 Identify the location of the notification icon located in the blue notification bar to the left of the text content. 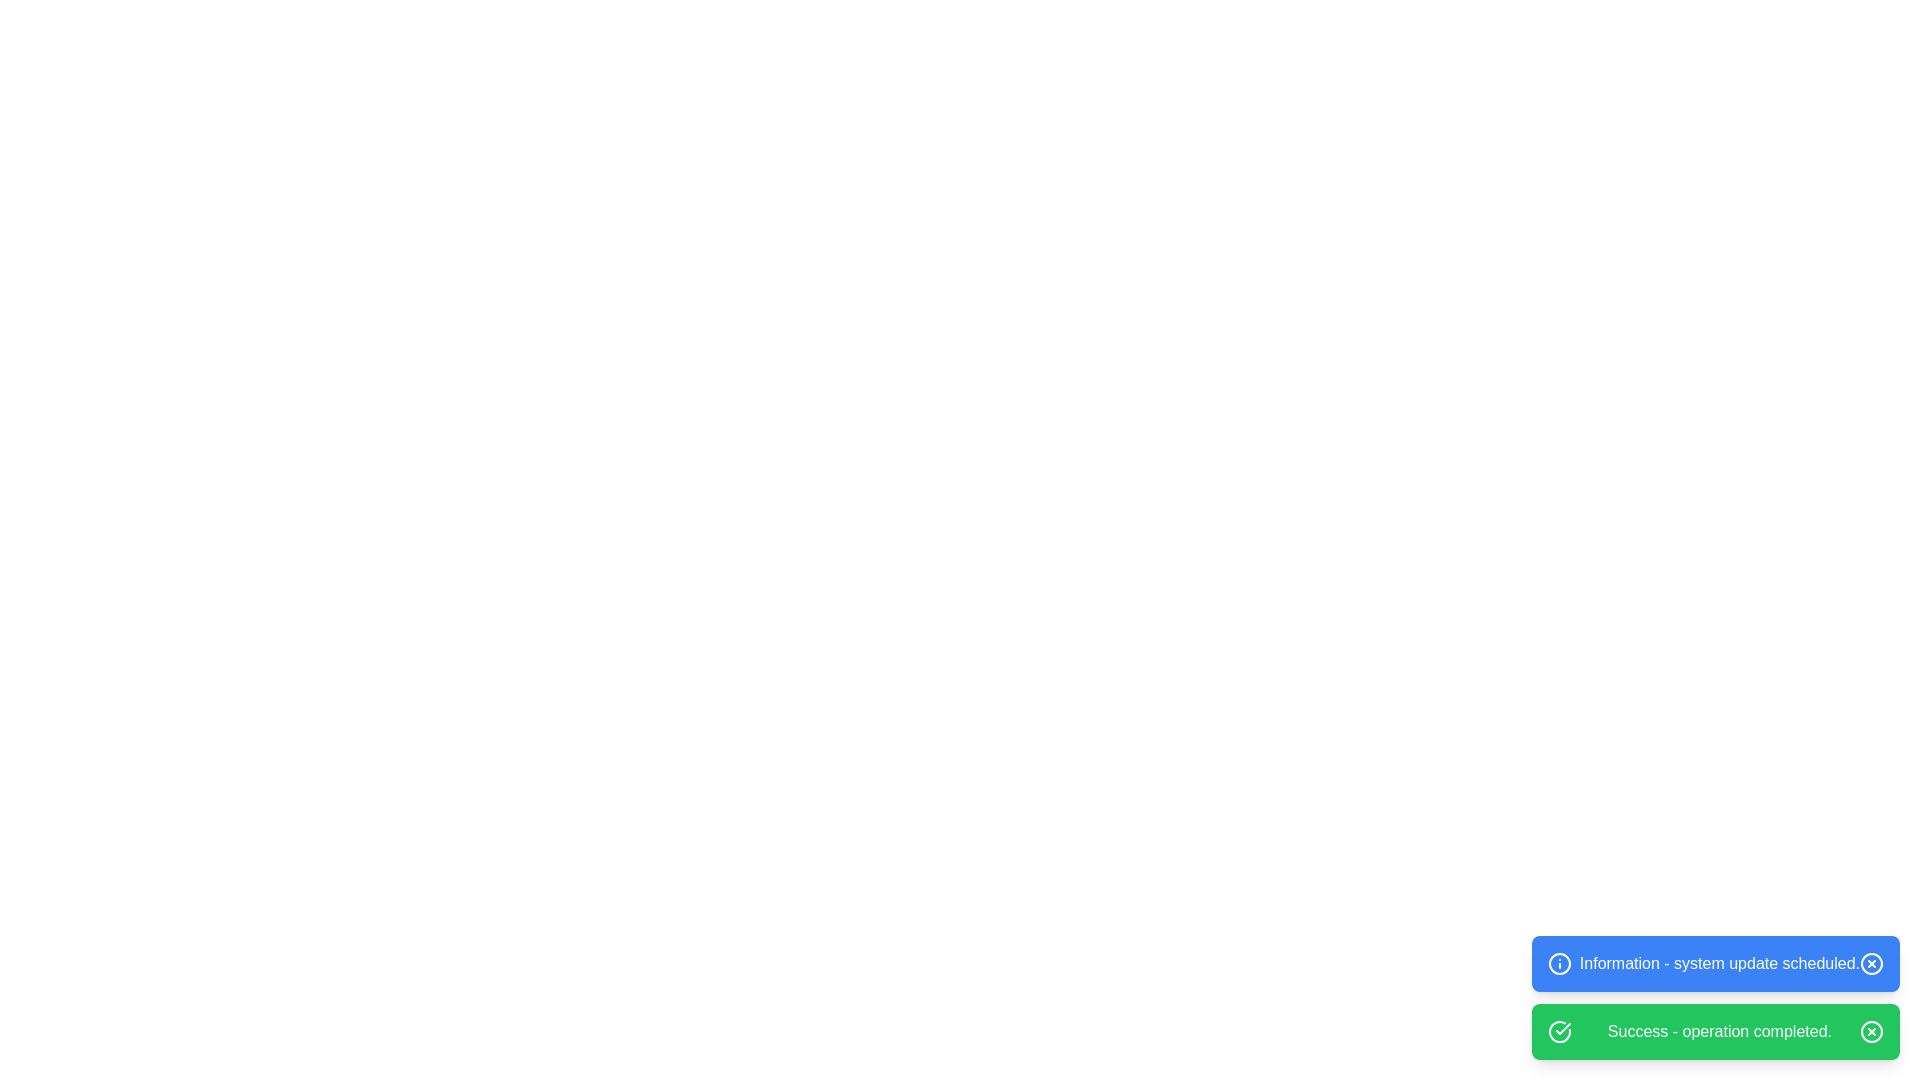
(1558, 963).